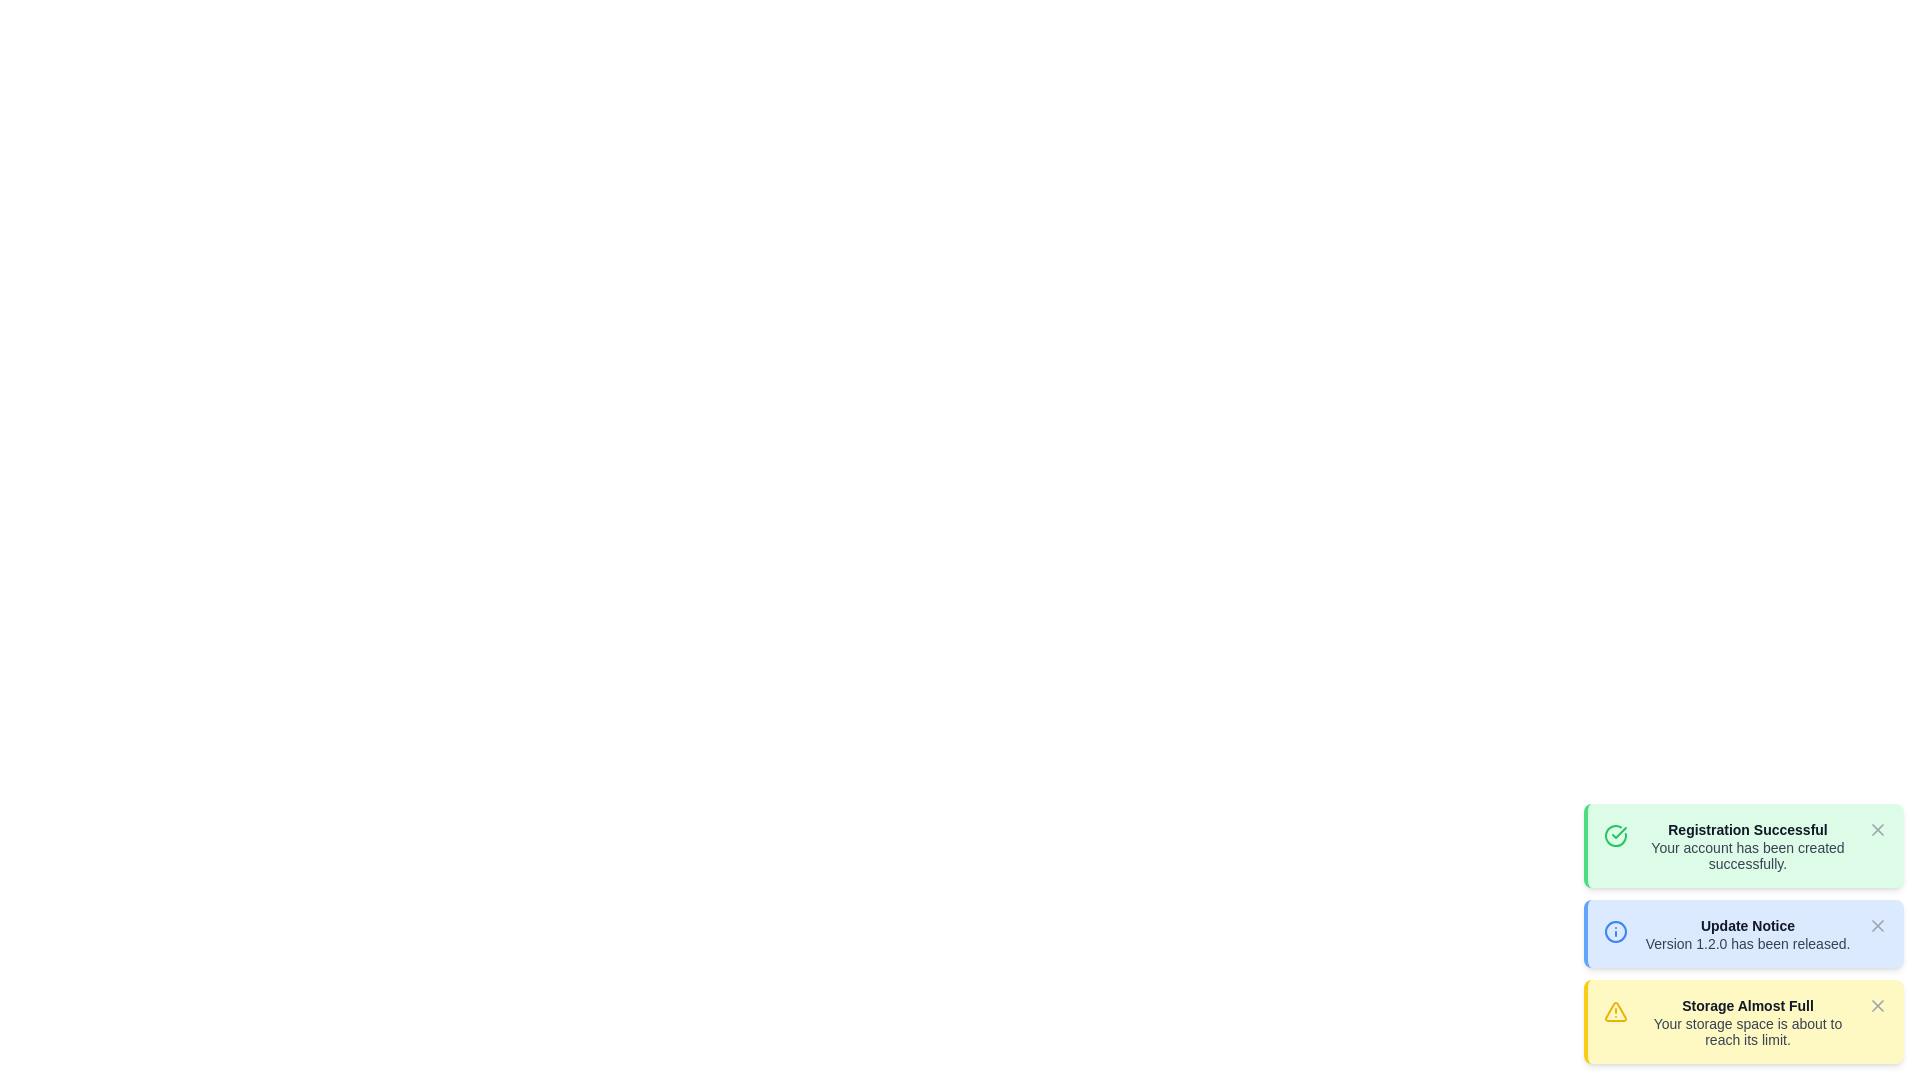 The height and width of the screenshot is (1080, 1920). What do you see at coordinates (1876, 1006) in the screenshot?
I see `the dismiss button marked with an 'X' on the right edge of the 'Storage Almost Full' notification to observe potential hover effects` at bounding box center [1876, 1006].